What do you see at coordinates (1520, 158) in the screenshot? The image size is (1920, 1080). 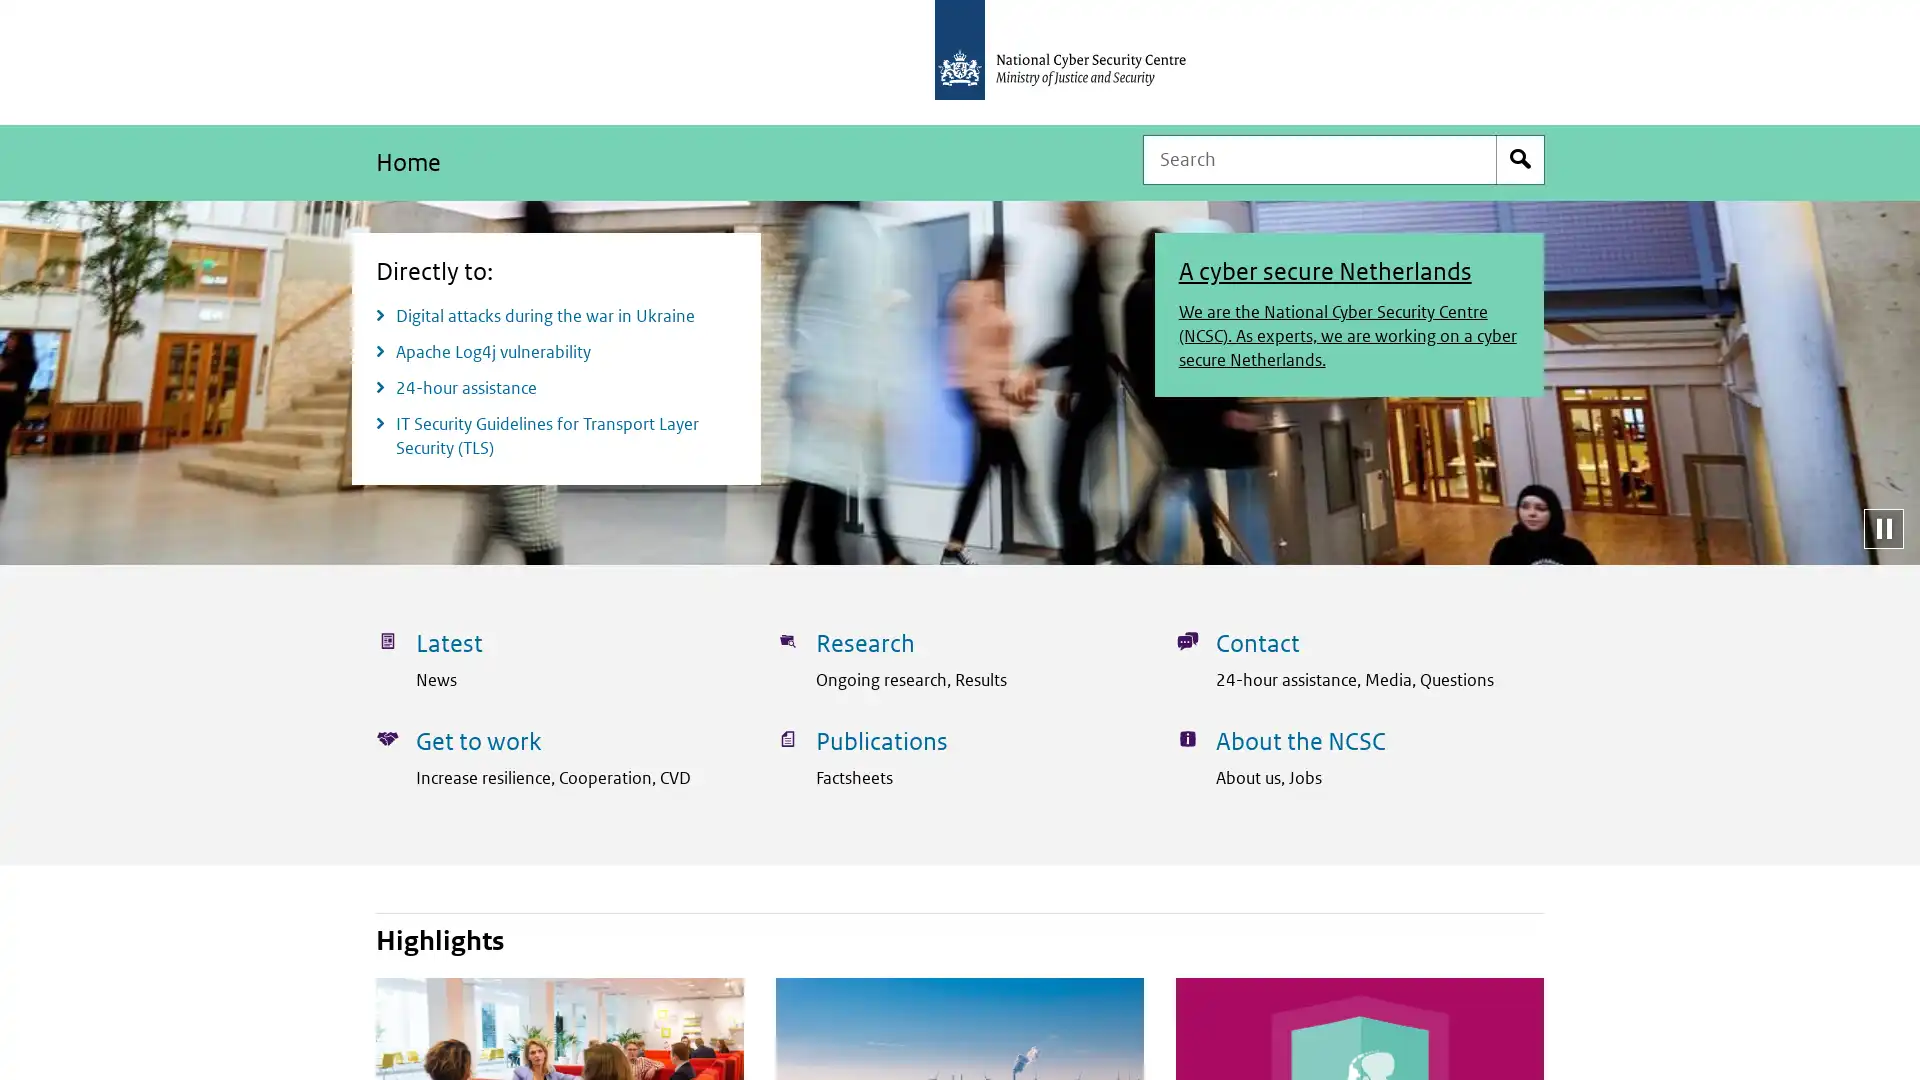 I see `Start search` at bounding box center [1520, 158].